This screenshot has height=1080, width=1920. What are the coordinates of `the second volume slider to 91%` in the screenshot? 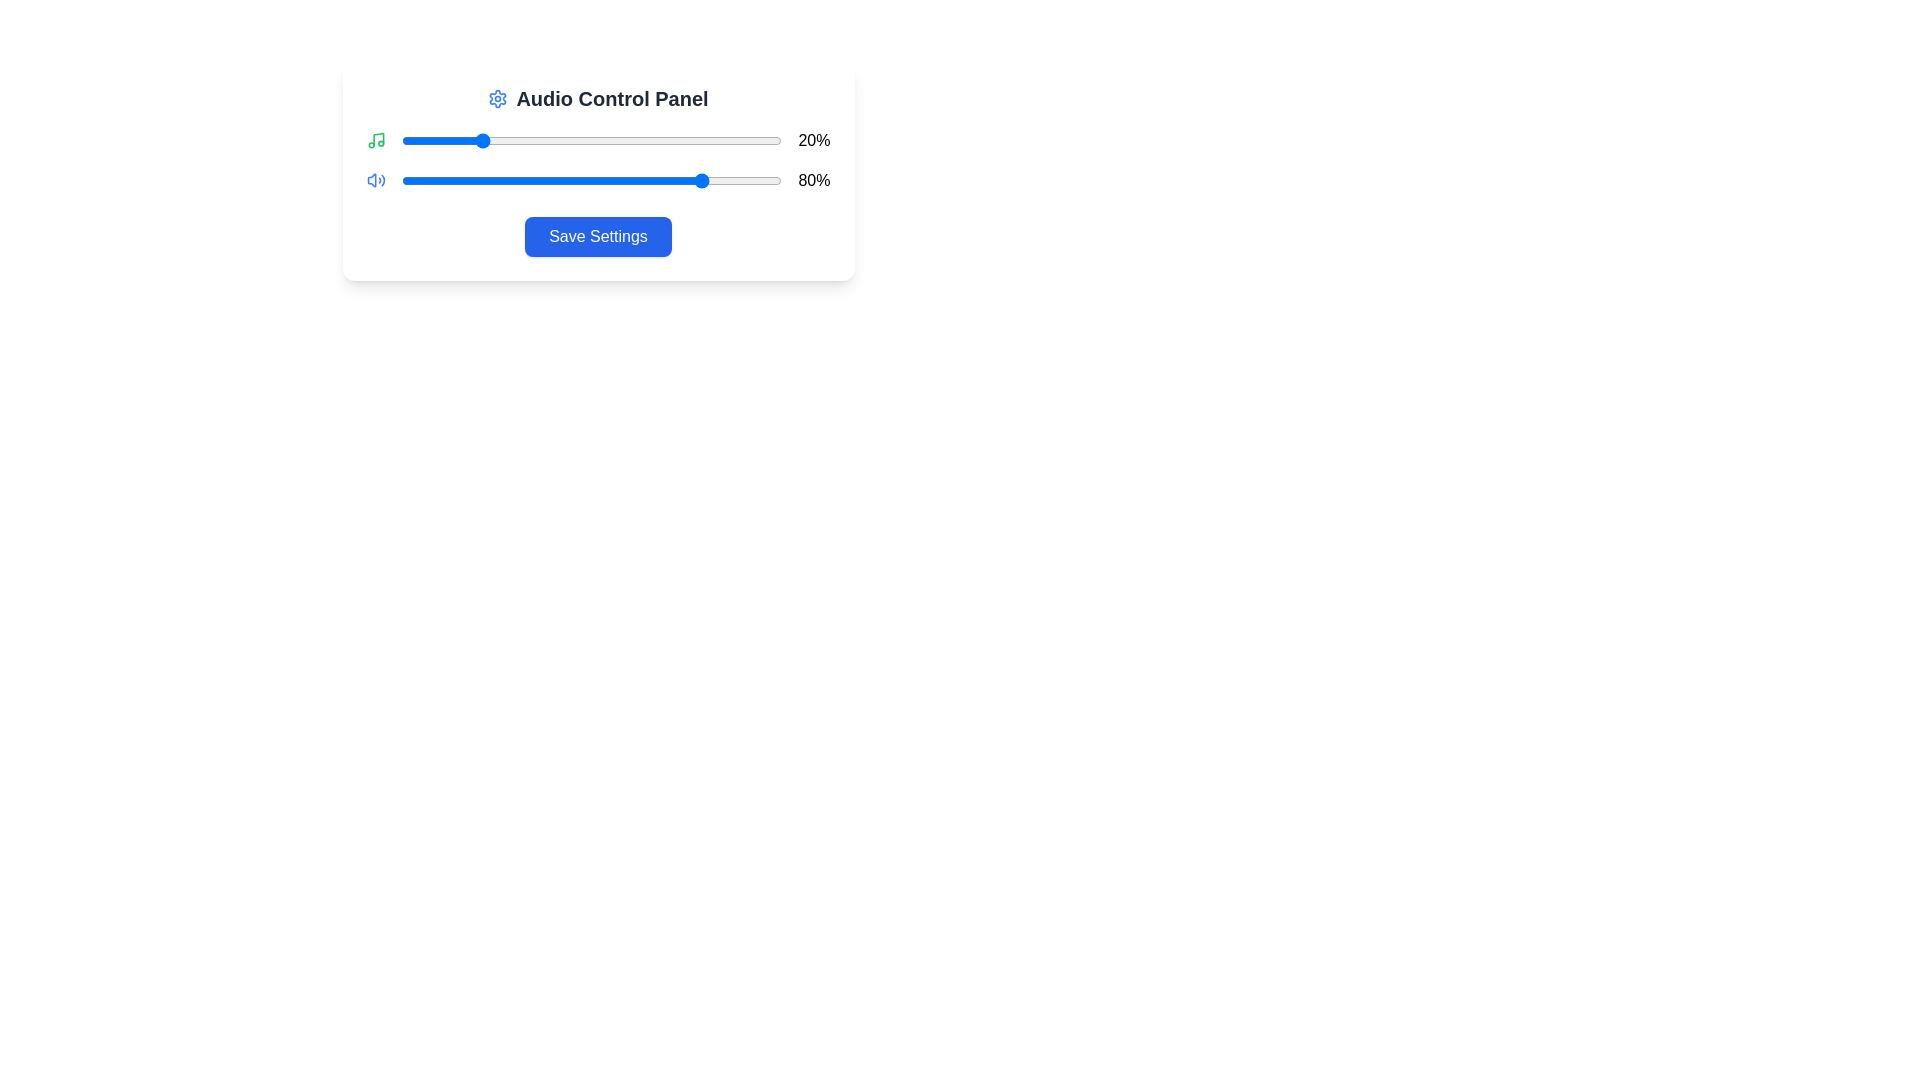 It's located at (747, 181).